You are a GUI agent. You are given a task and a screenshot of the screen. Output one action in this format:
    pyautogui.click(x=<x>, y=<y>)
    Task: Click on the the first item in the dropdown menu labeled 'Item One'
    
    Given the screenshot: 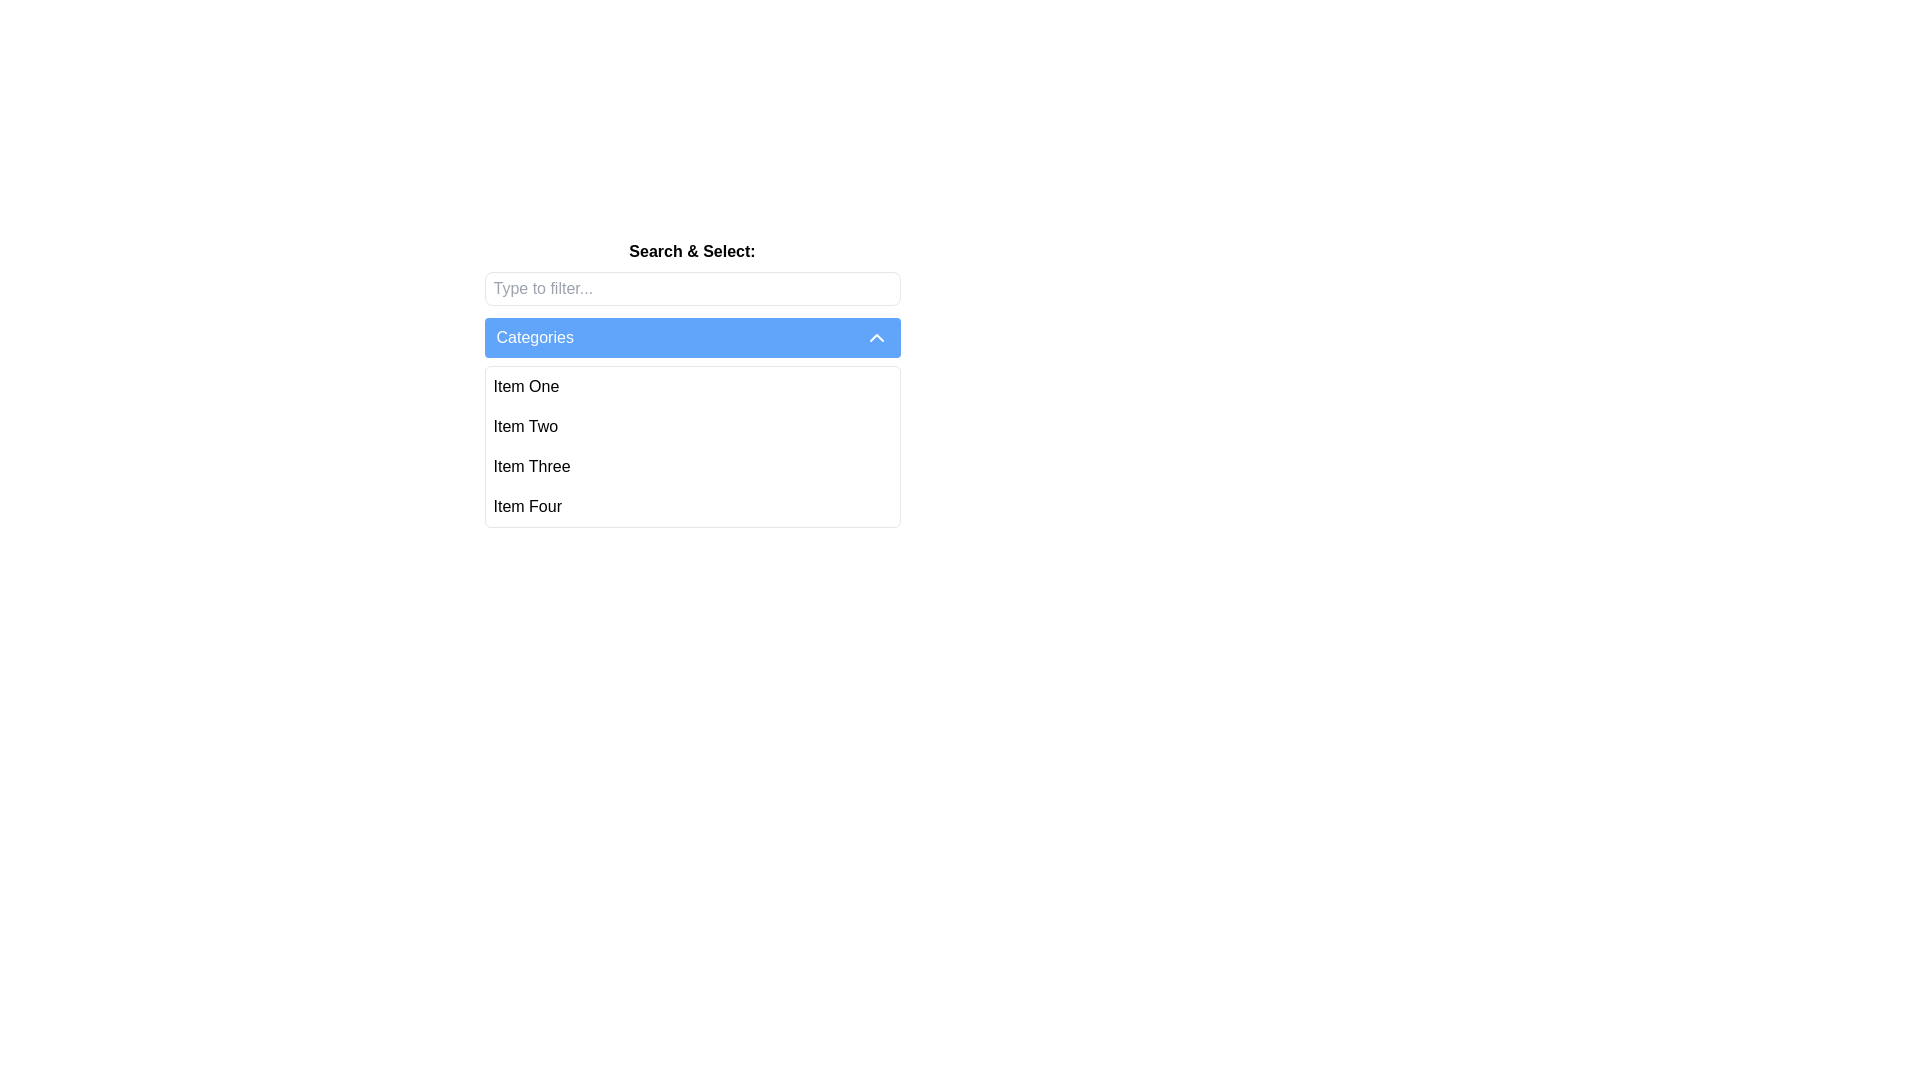 What is the action you would take?
    pyautogui.click(x=692, y=386)
    